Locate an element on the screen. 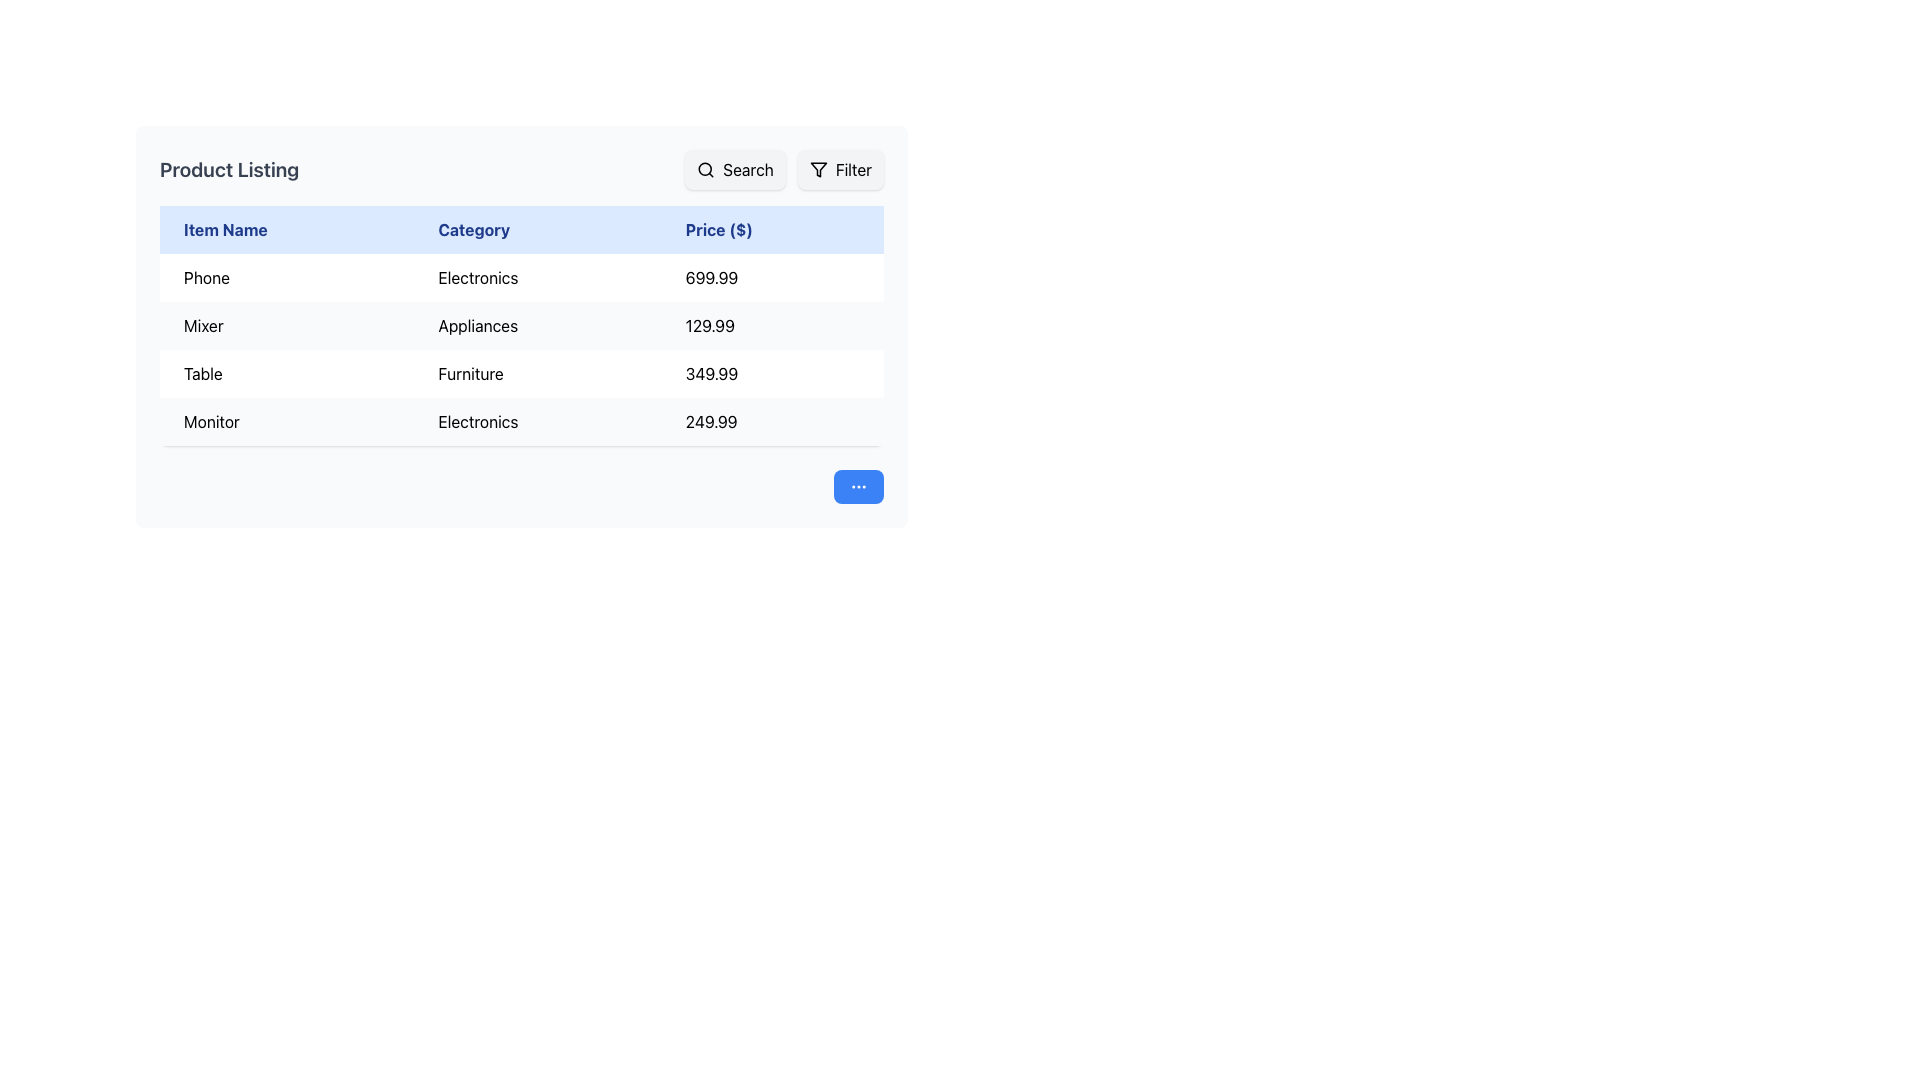 This screenshot has width=1920, height=1080. the price display element showing '129.99' in bold black font under the 'Price ($)' column for the product 'Mixer' is located at coordinates (771, 325).